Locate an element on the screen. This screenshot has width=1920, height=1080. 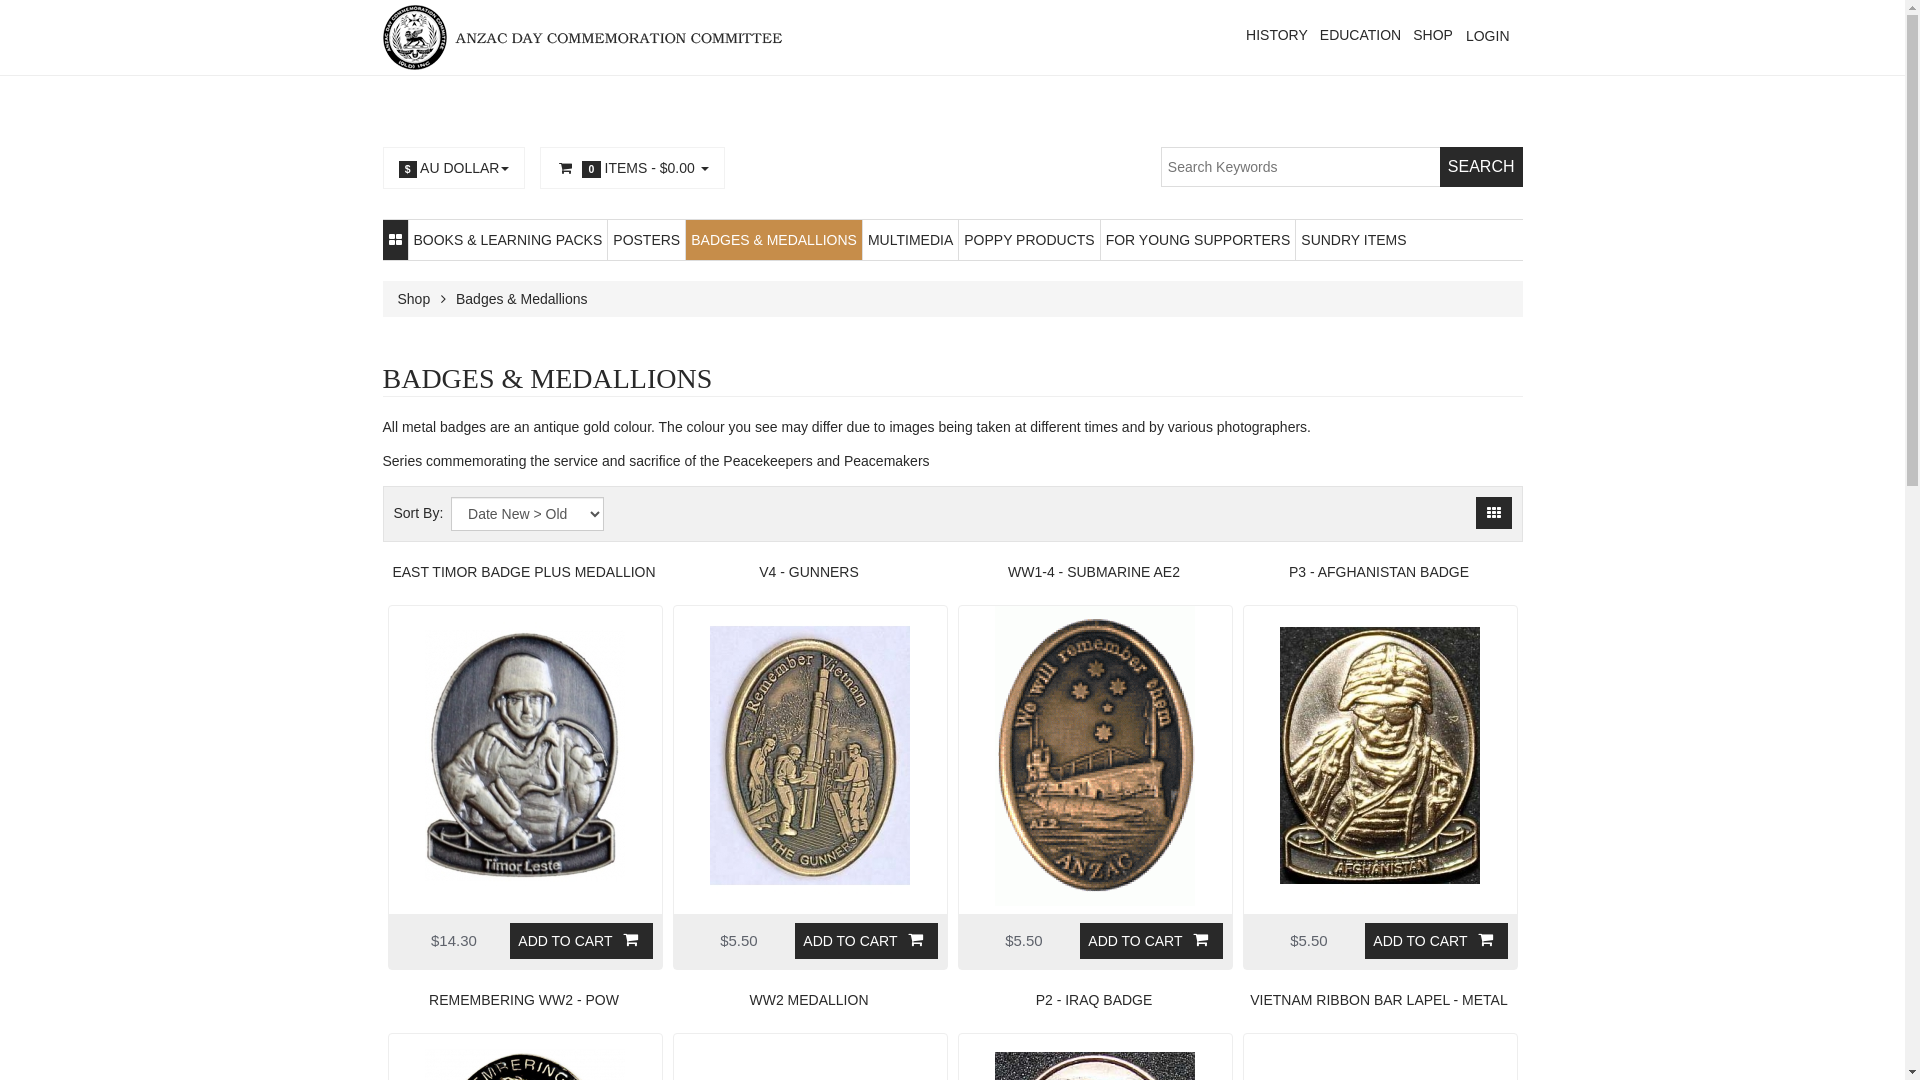
'SUNDRY ITEMS' is located at coordinates (1353, 238).